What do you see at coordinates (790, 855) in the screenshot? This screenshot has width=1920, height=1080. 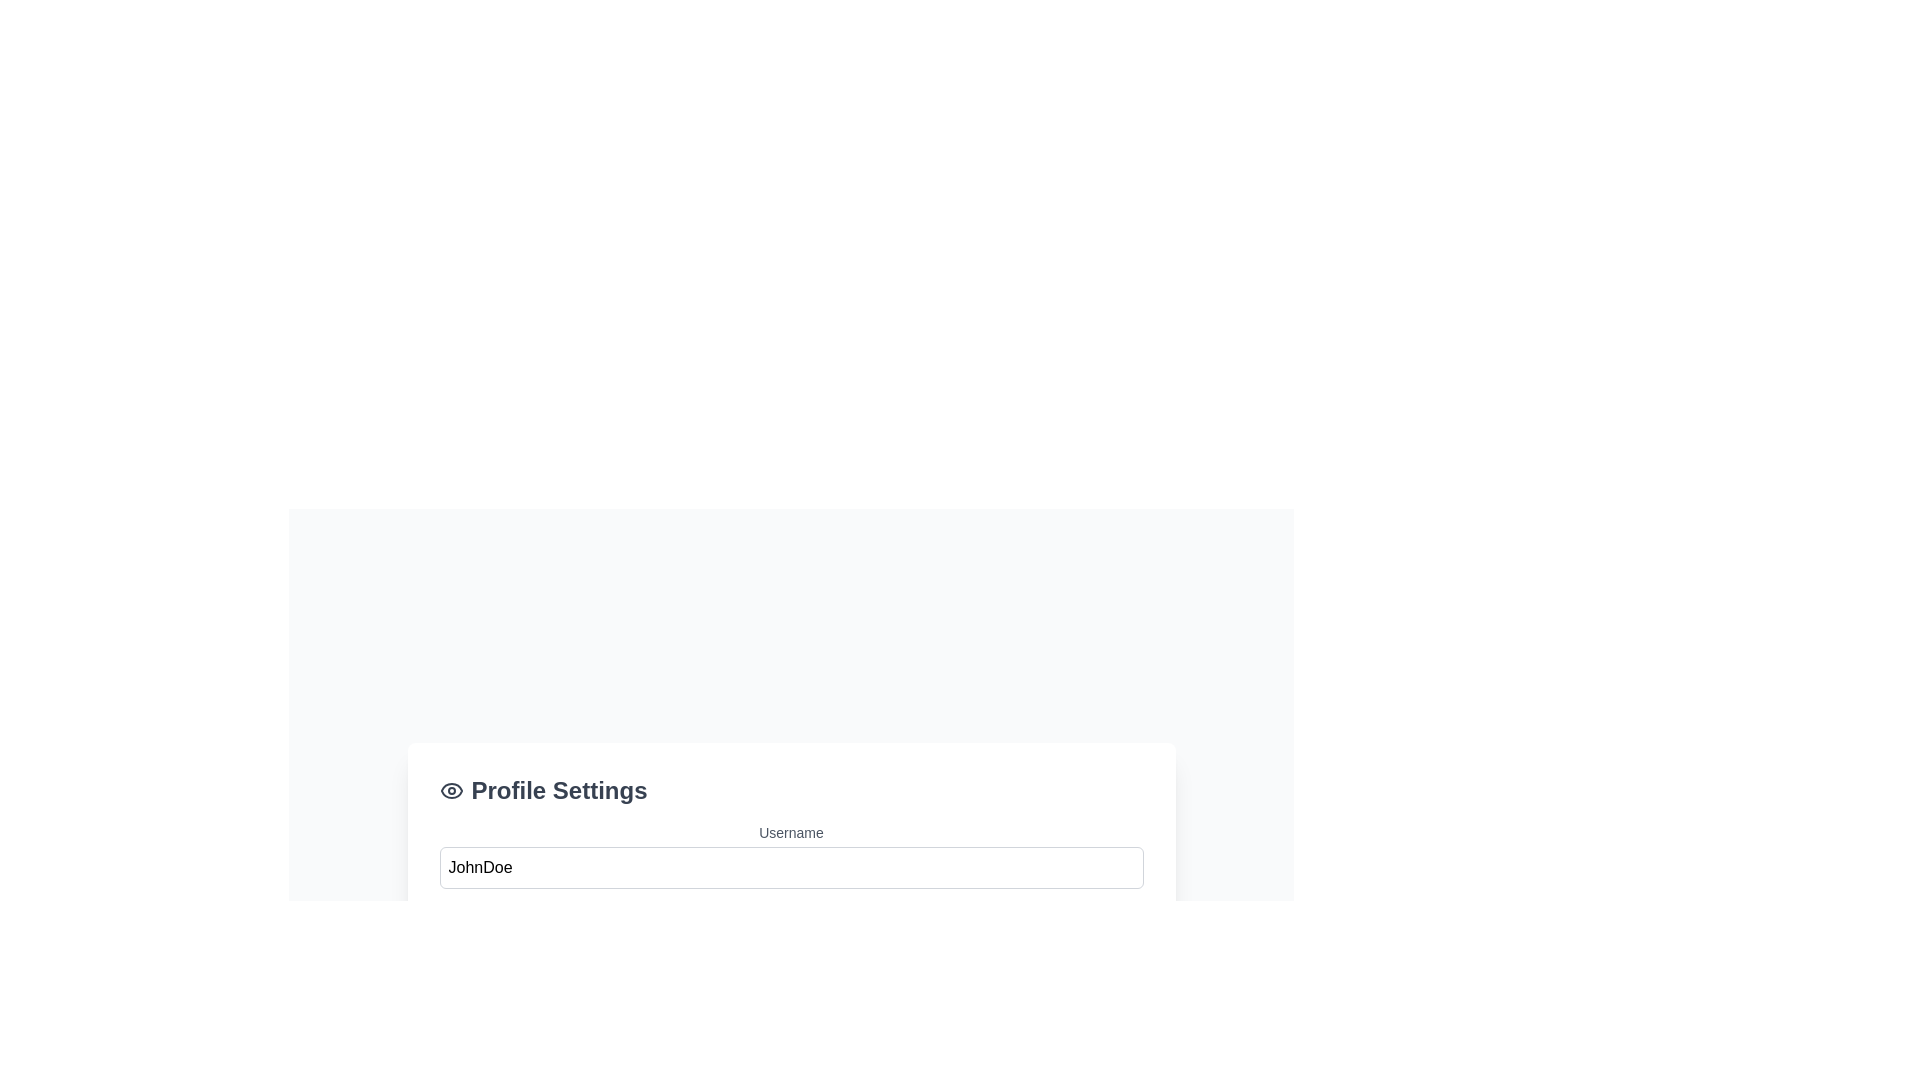 I see `the username input field located in the 'Profile Settings' section to focus on it` at bounding box center [790, 855].